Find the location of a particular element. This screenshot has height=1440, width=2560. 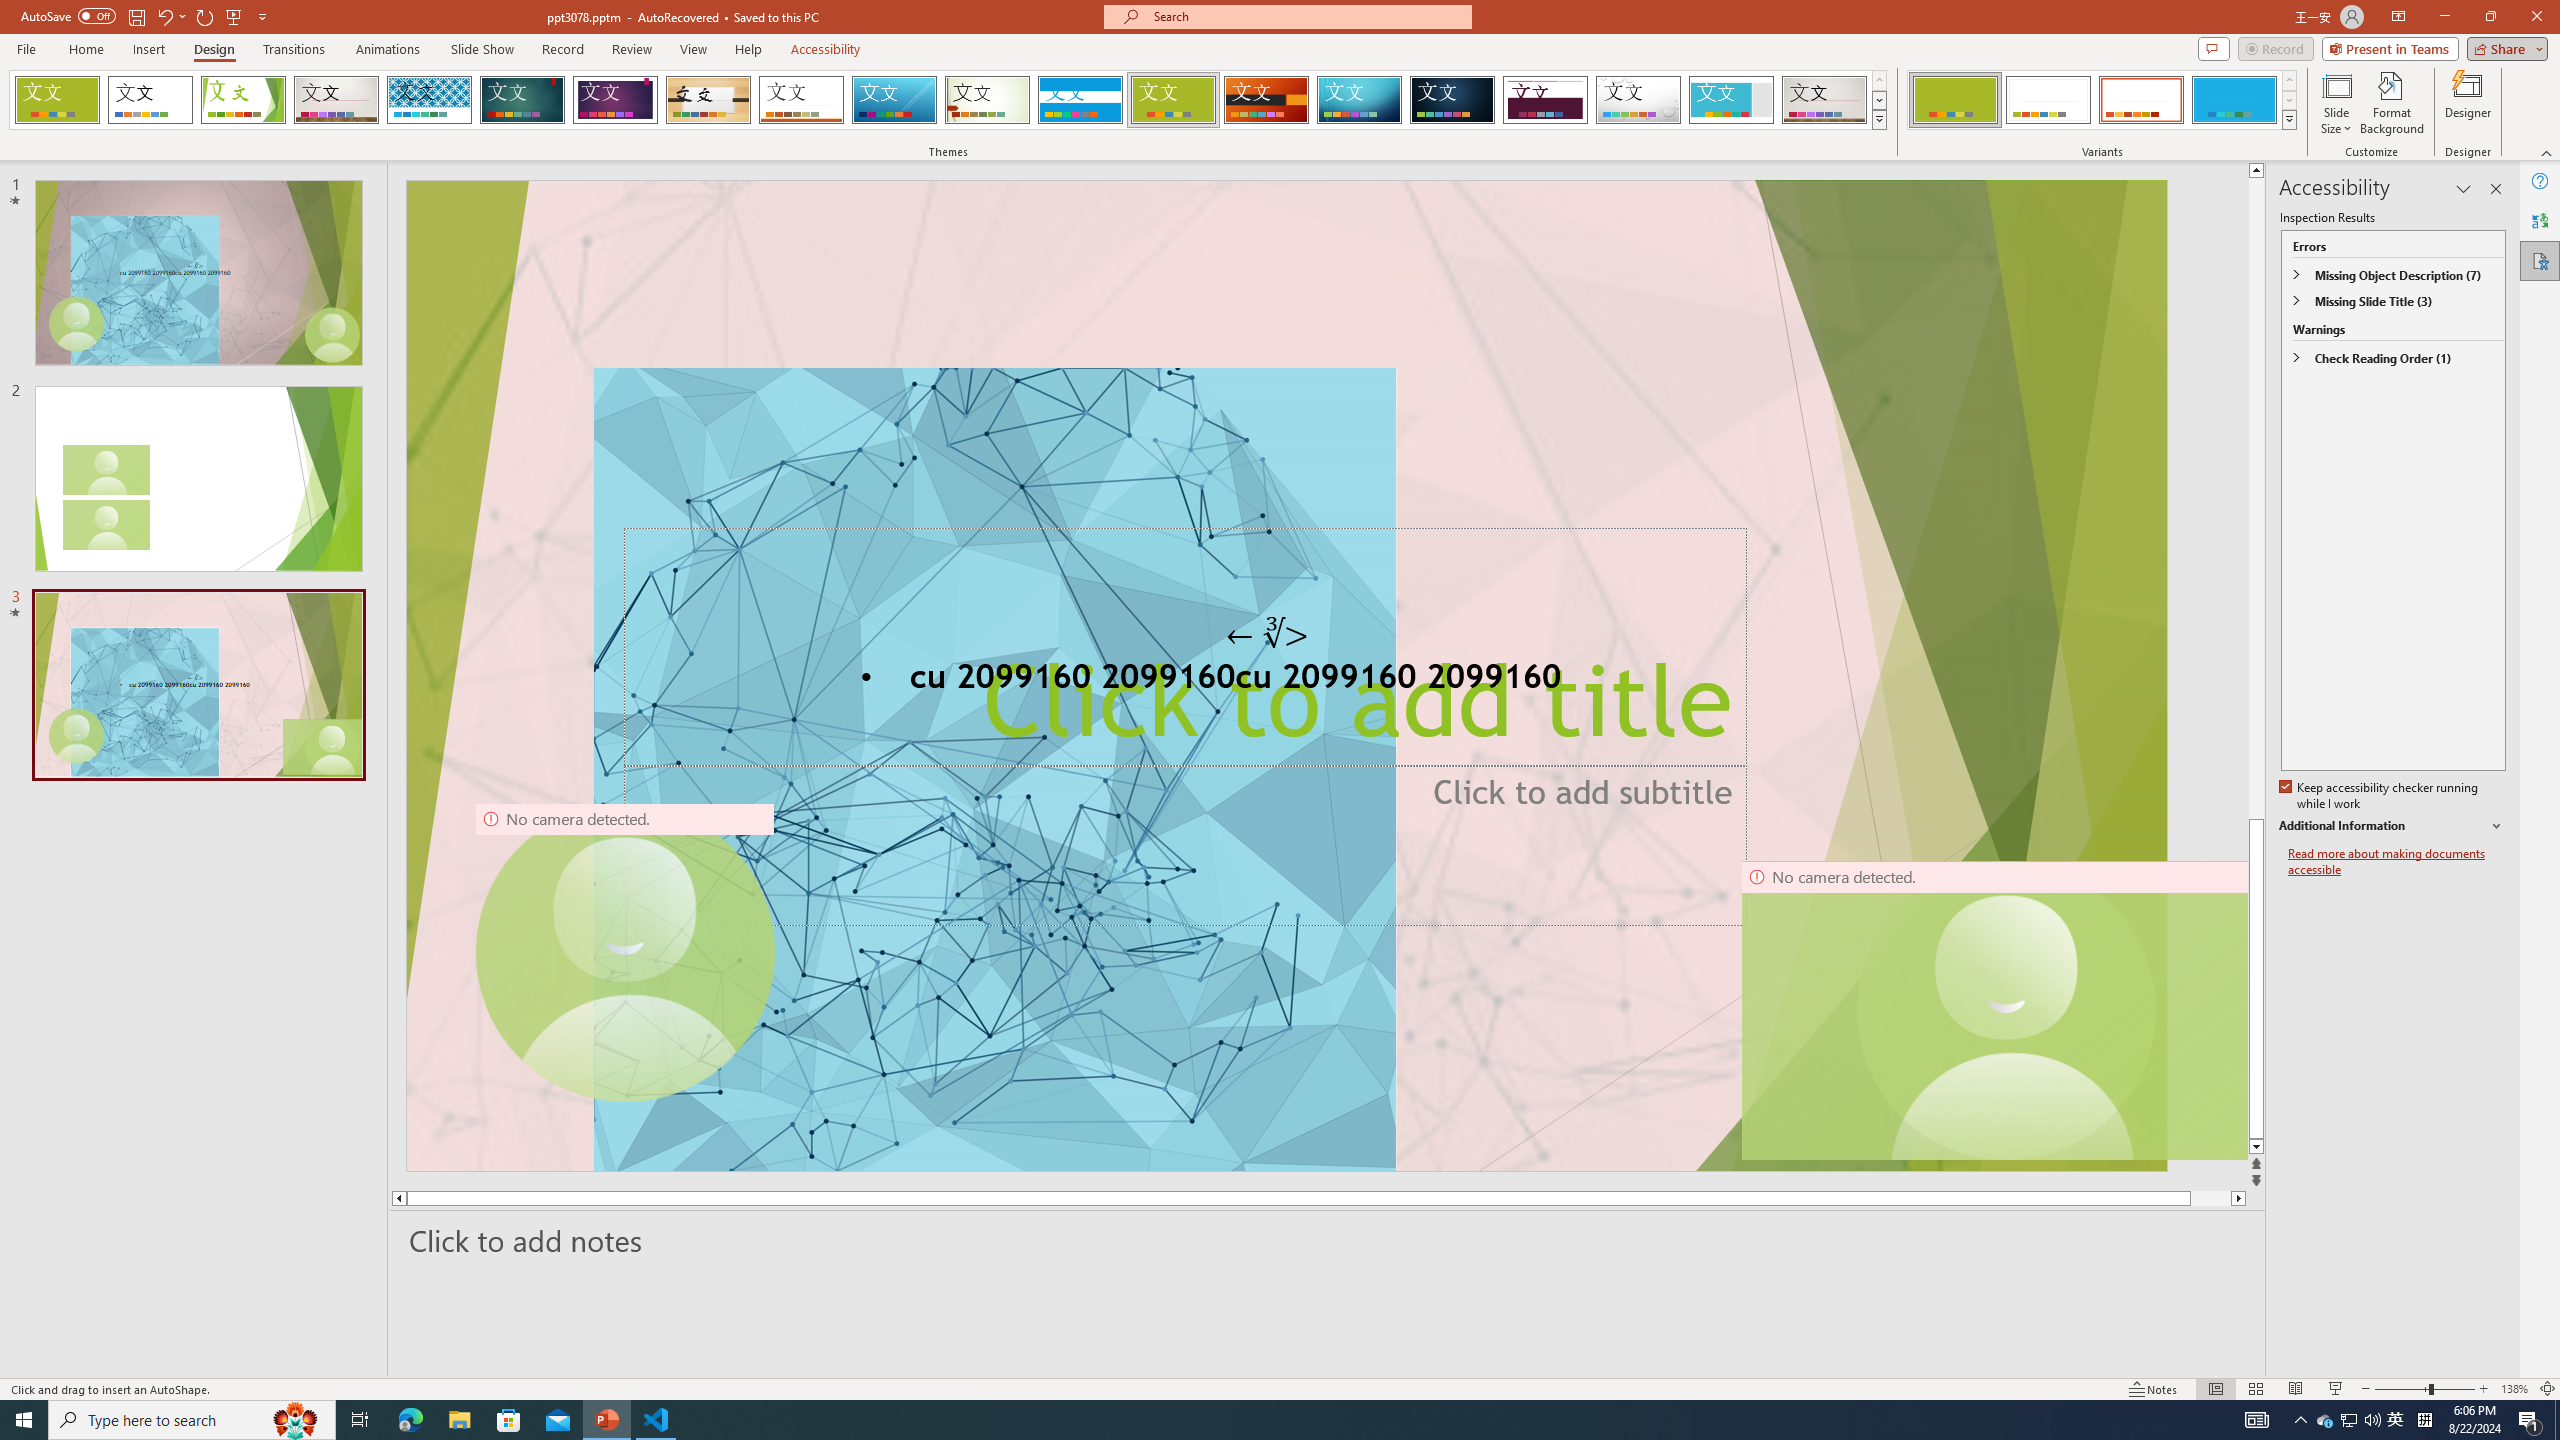

'Wisp' is located at coordinates (987, 99).